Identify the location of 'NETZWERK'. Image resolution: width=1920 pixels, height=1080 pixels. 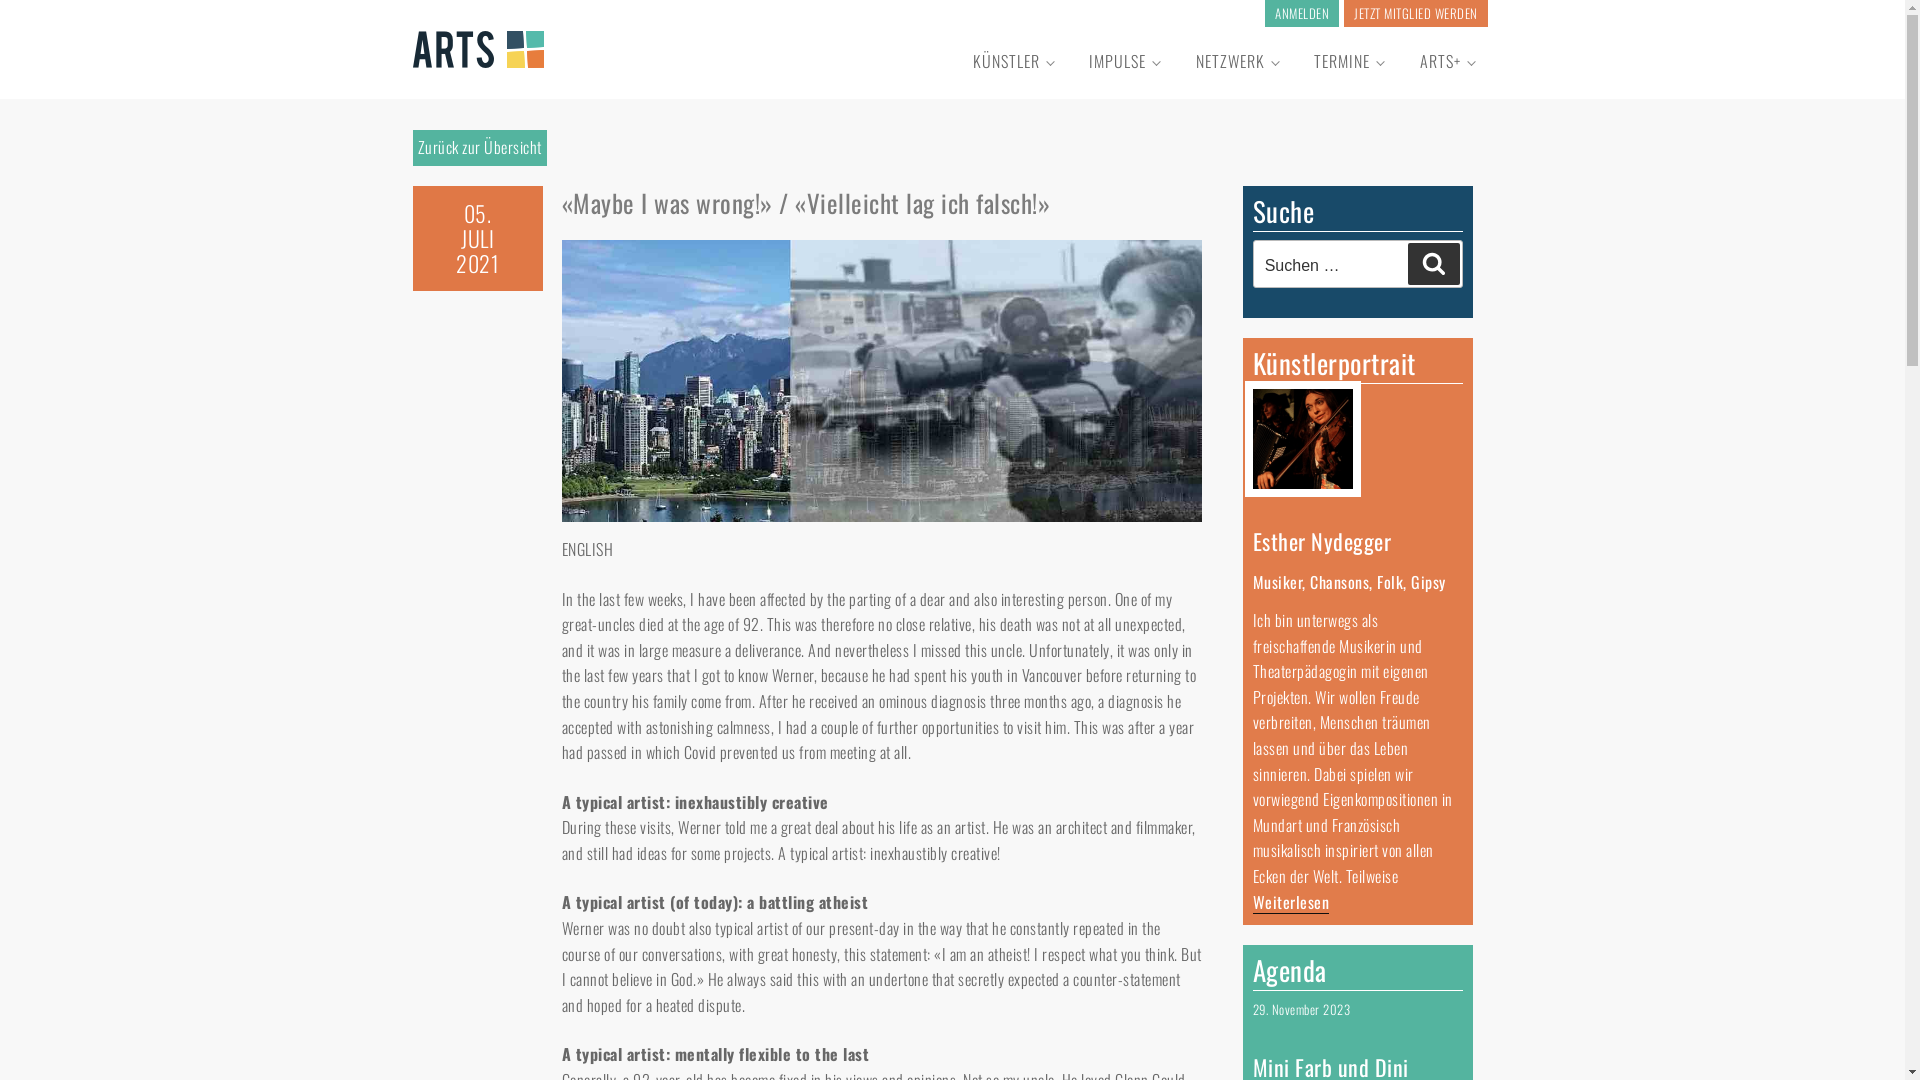
(1177, 60).